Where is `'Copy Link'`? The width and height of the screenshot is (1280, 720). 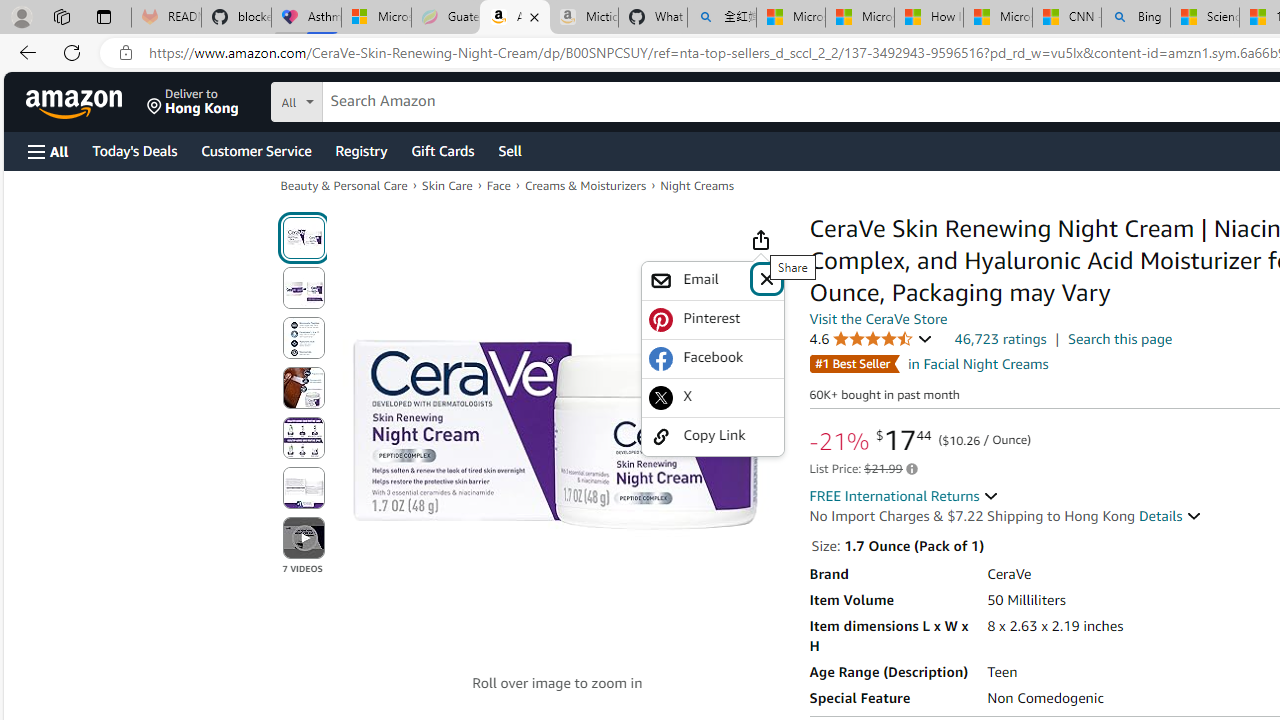 'Copy Link' is located at coordinates (712, 435).